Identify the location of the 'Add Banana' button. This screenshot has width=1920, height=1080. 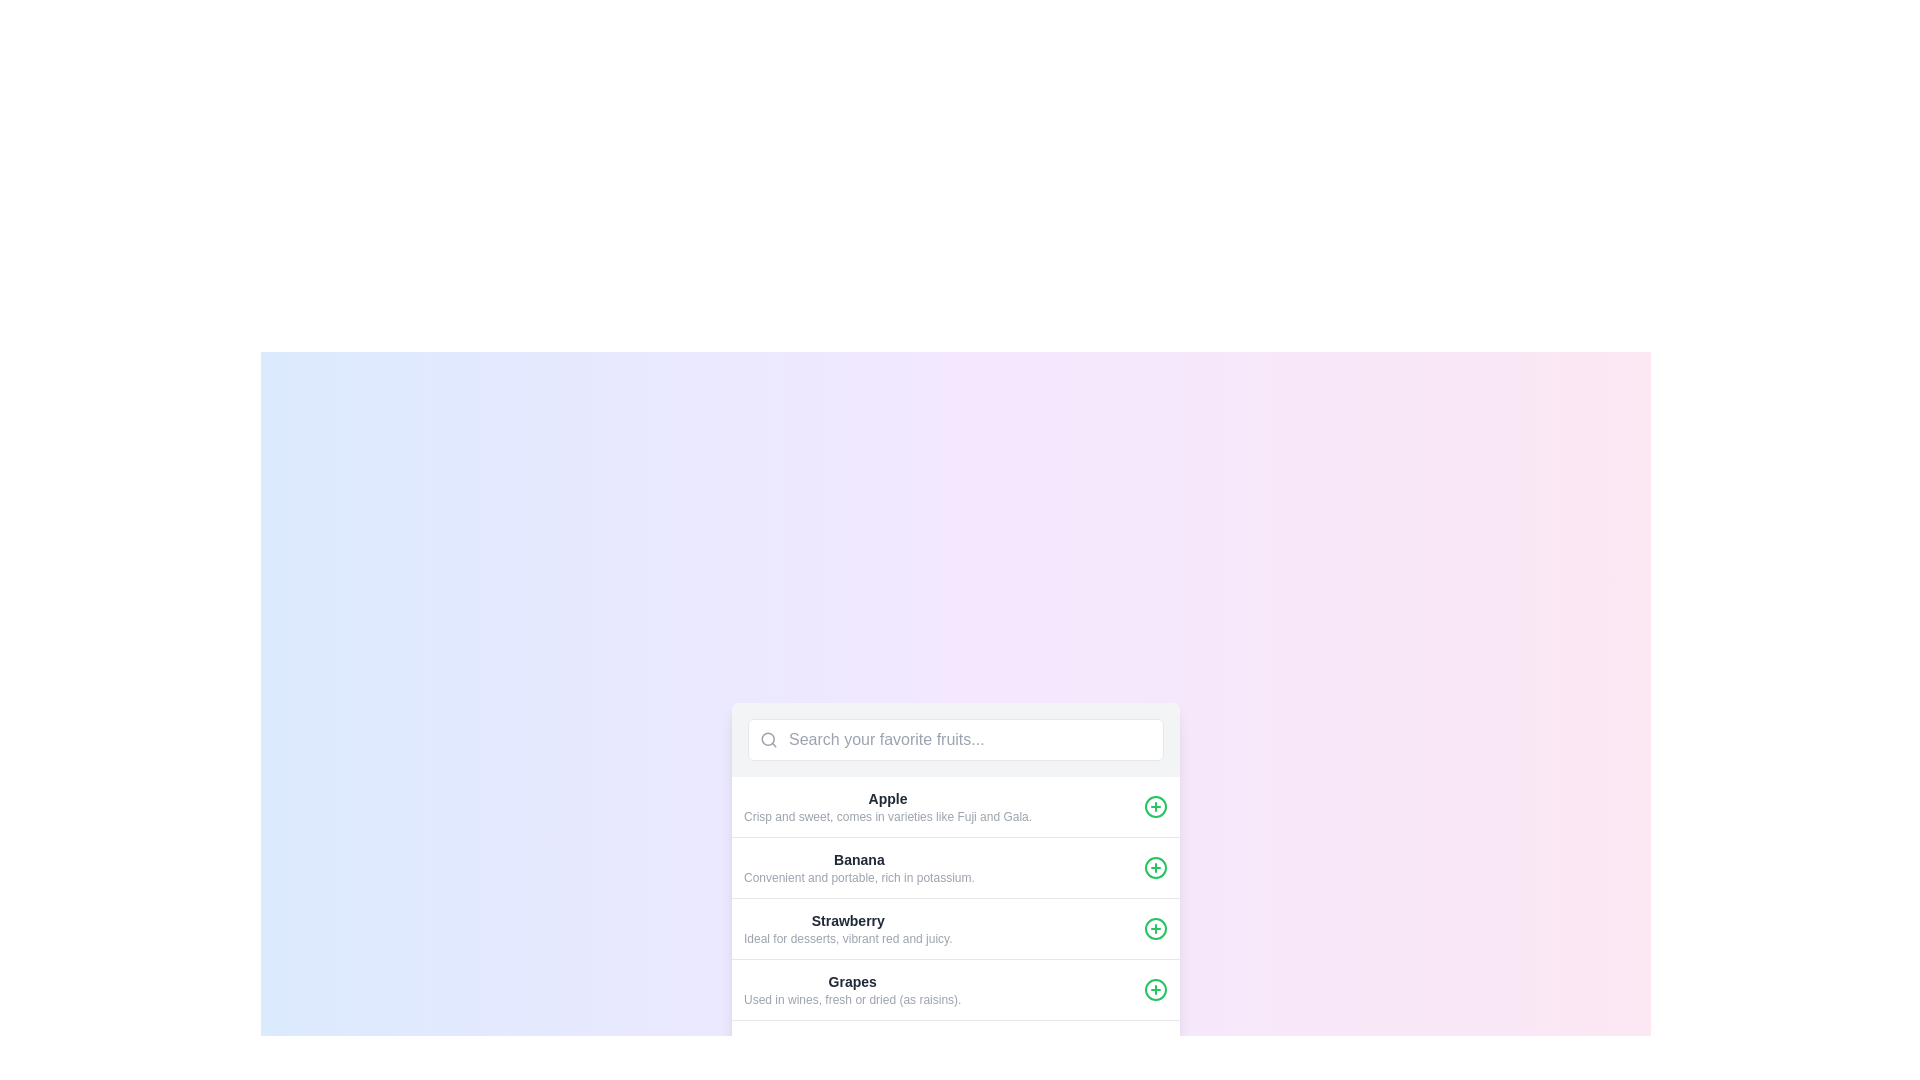
(1156, 866).